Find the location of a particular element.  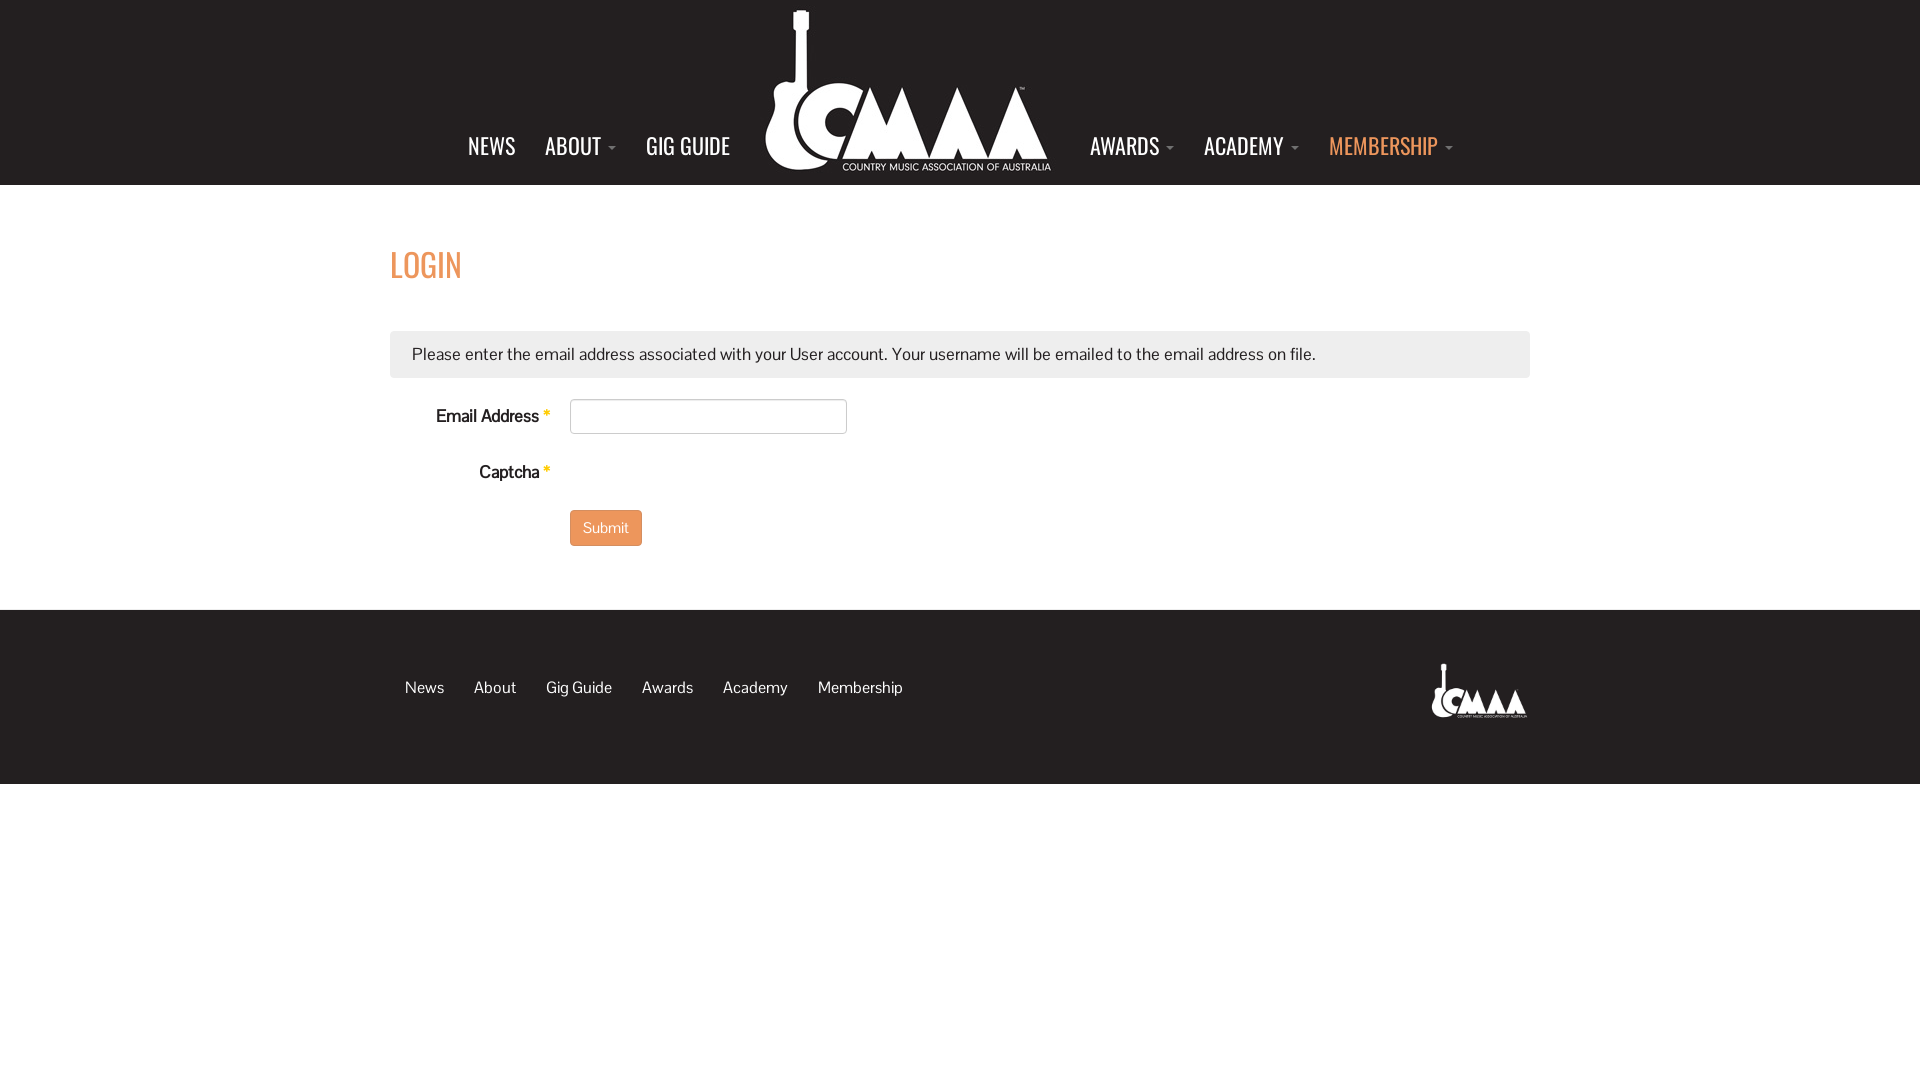

'NEWS' is located at coordinates (490, 144).